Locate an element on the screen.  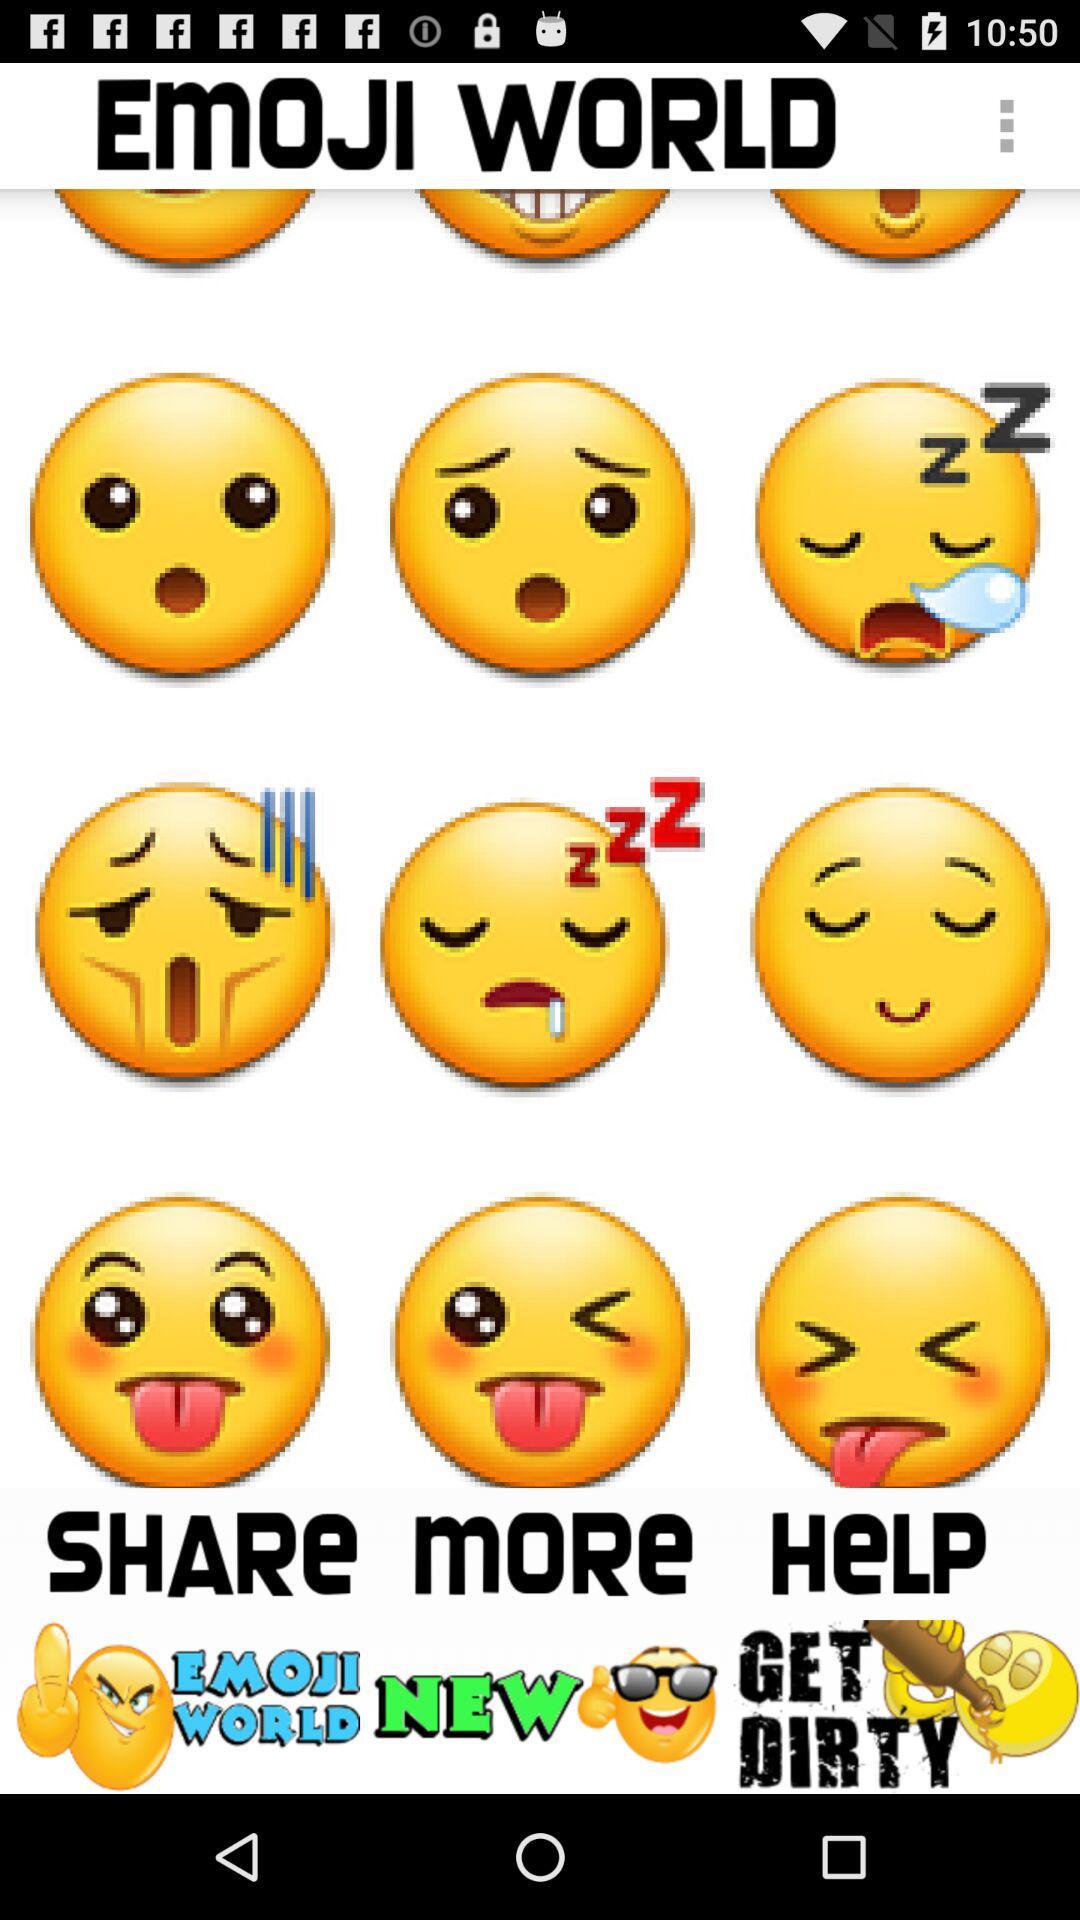
see more emoji is located at coordinates (553, 1552).